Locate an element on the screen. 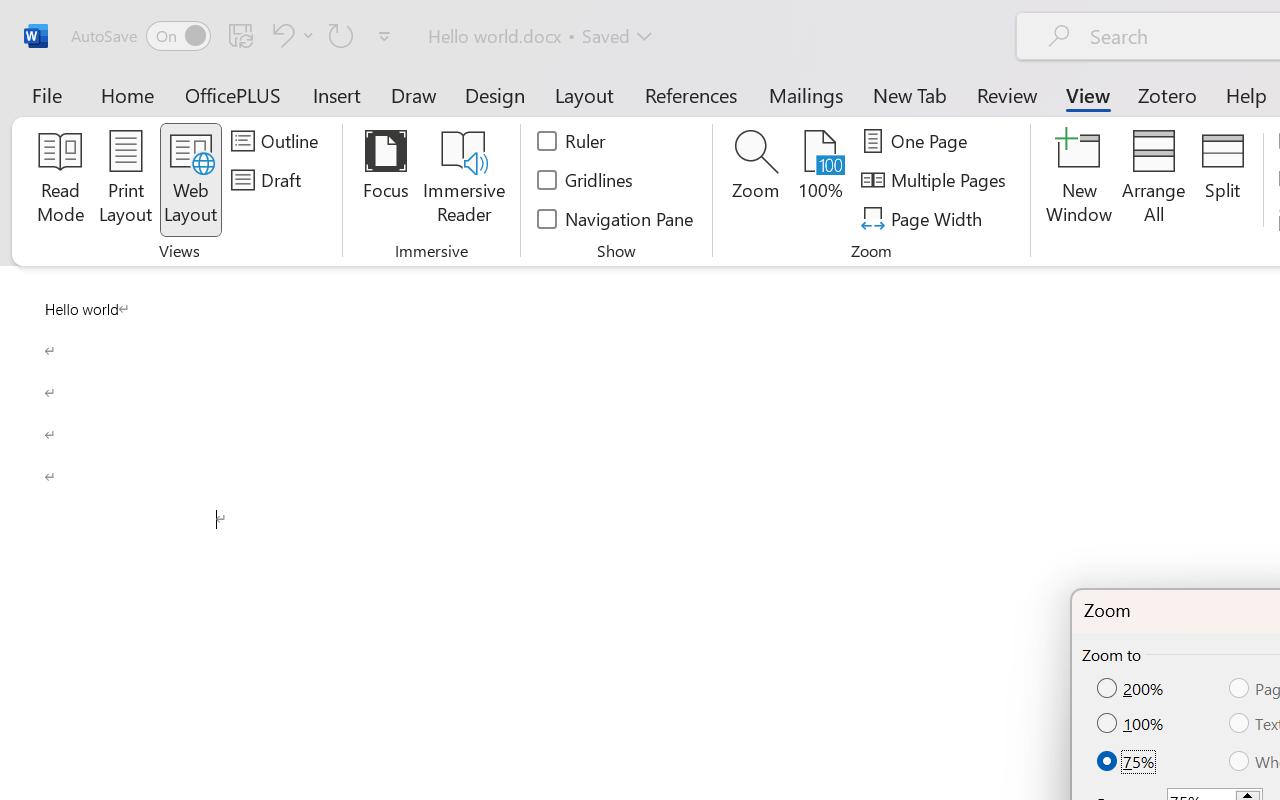 Image resolution: width=1280 pixels, height=800 pixels. '100%' is located at coordinates (1132, 722).